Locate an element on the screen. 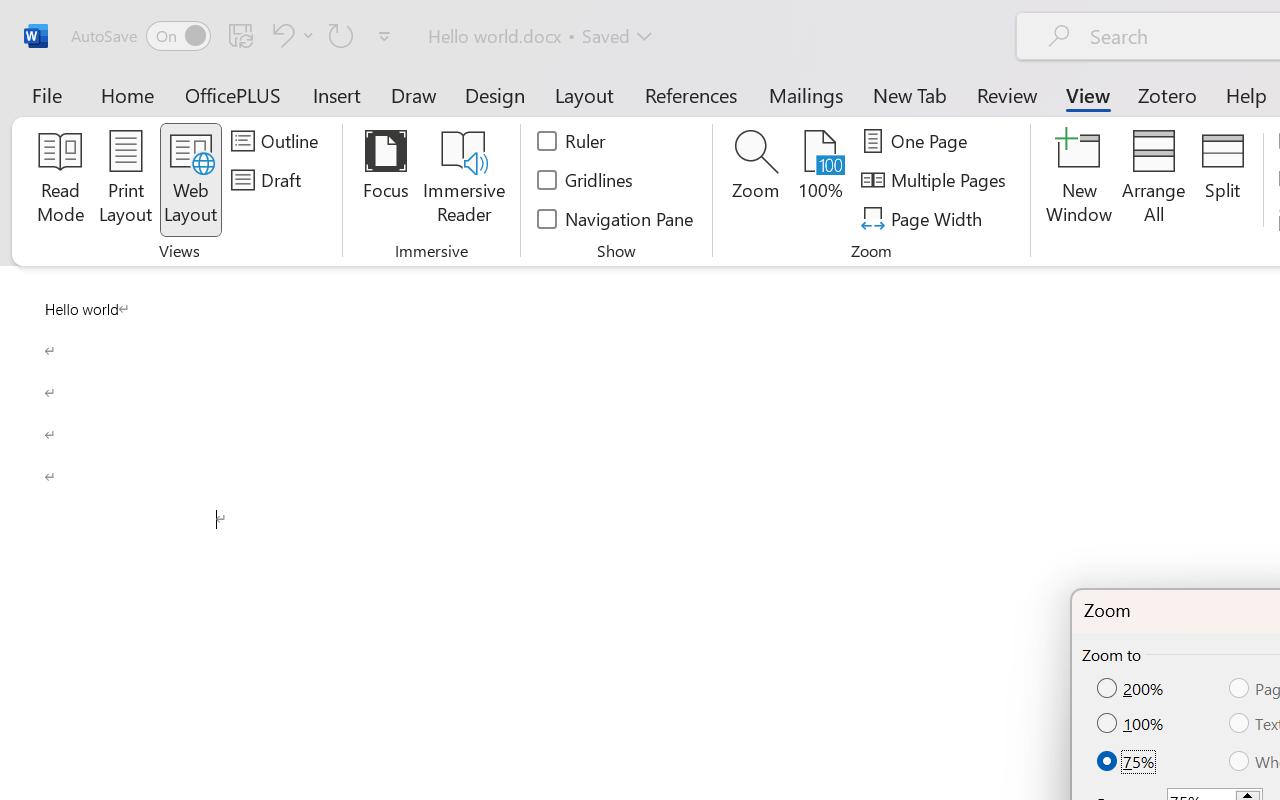 Image resolution: width=1280 pixels, height=800 pixels. '100%' is located at coordinates (1132, 722).